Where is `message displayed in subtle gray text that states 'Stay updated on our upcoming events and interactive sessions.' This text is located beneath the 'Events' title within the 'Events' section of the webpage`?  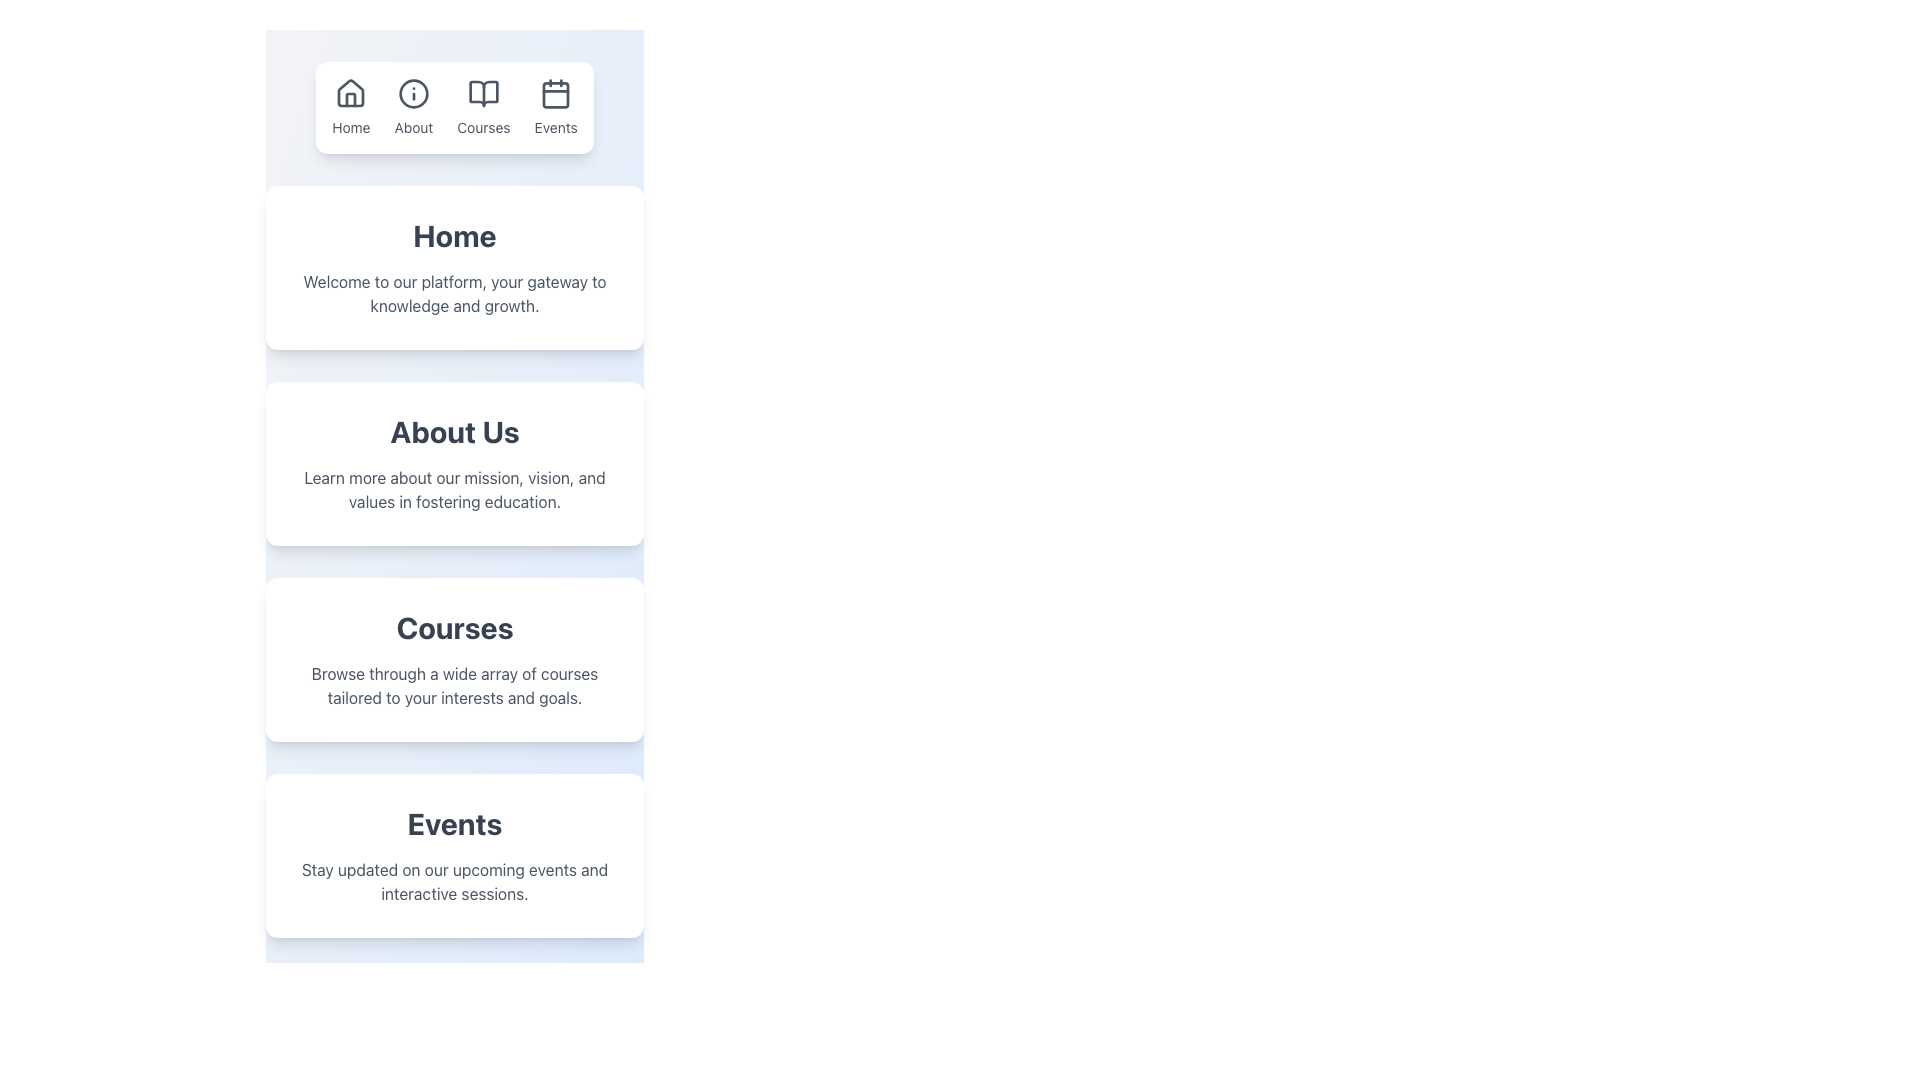
message displayed in subtle gray text that states 'Stay updated on our upcoming events and interactive sessions.' This text is located beneath the 'Events' title within the 'Events' section of the webpage is located at coordinates (454, 881).